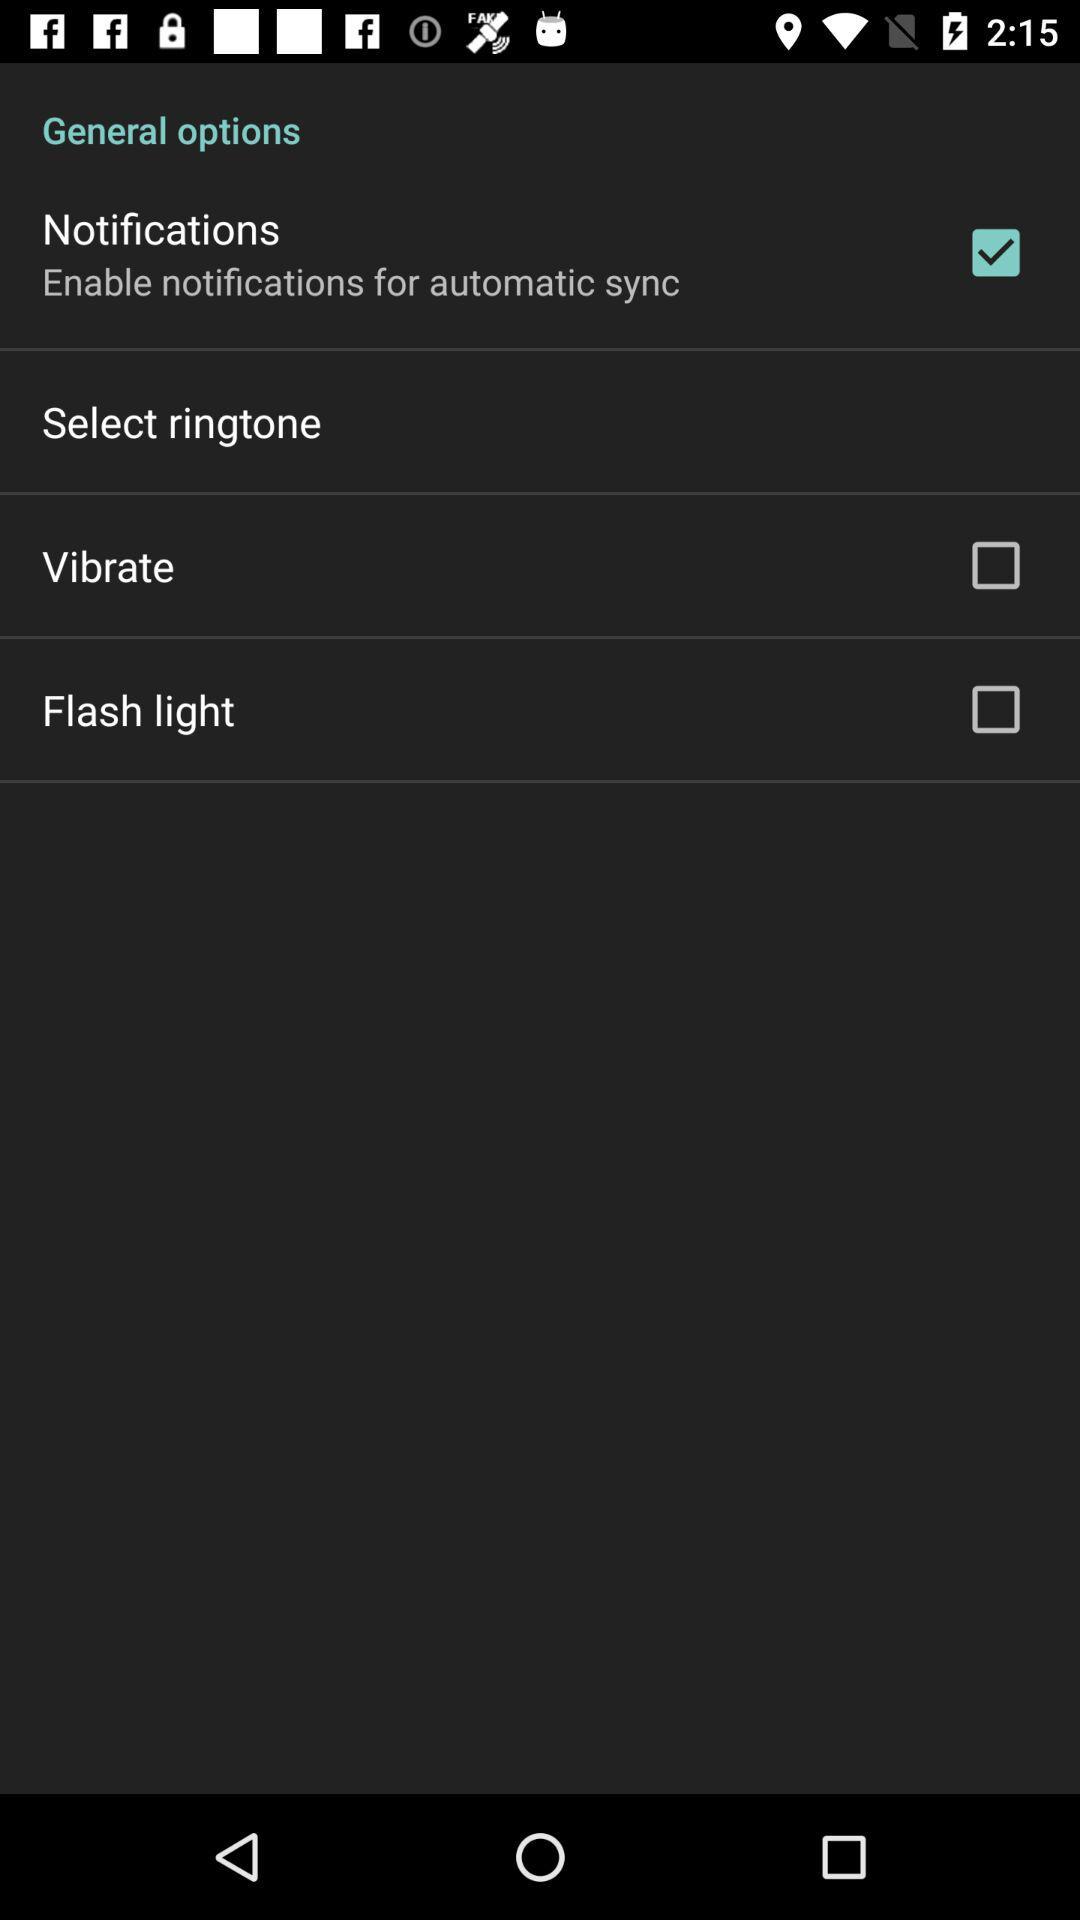 This screenshot has height=1920, width=1080. I want to click on the icon below notifications item, so click(361, 280).